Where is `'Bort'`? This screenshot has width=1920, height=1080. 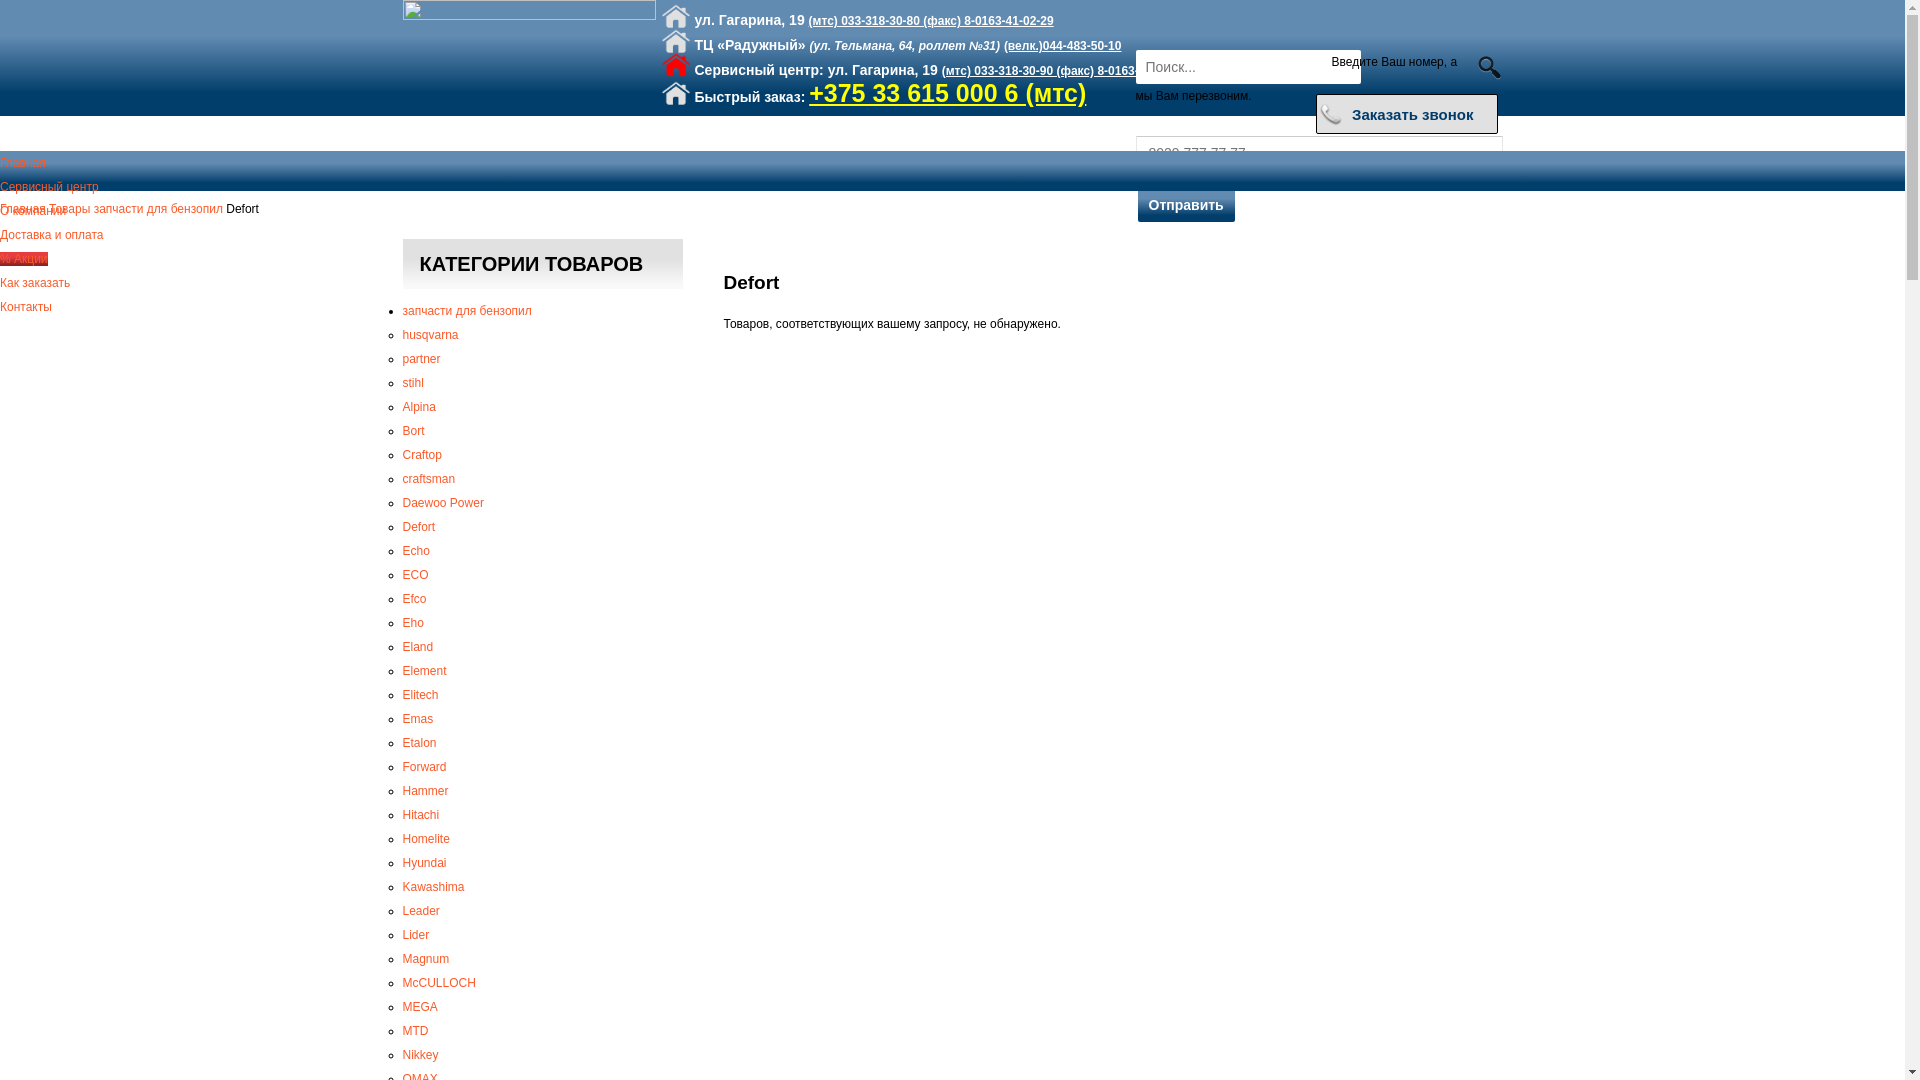
'Bort' is located at coordinates (401, 430).